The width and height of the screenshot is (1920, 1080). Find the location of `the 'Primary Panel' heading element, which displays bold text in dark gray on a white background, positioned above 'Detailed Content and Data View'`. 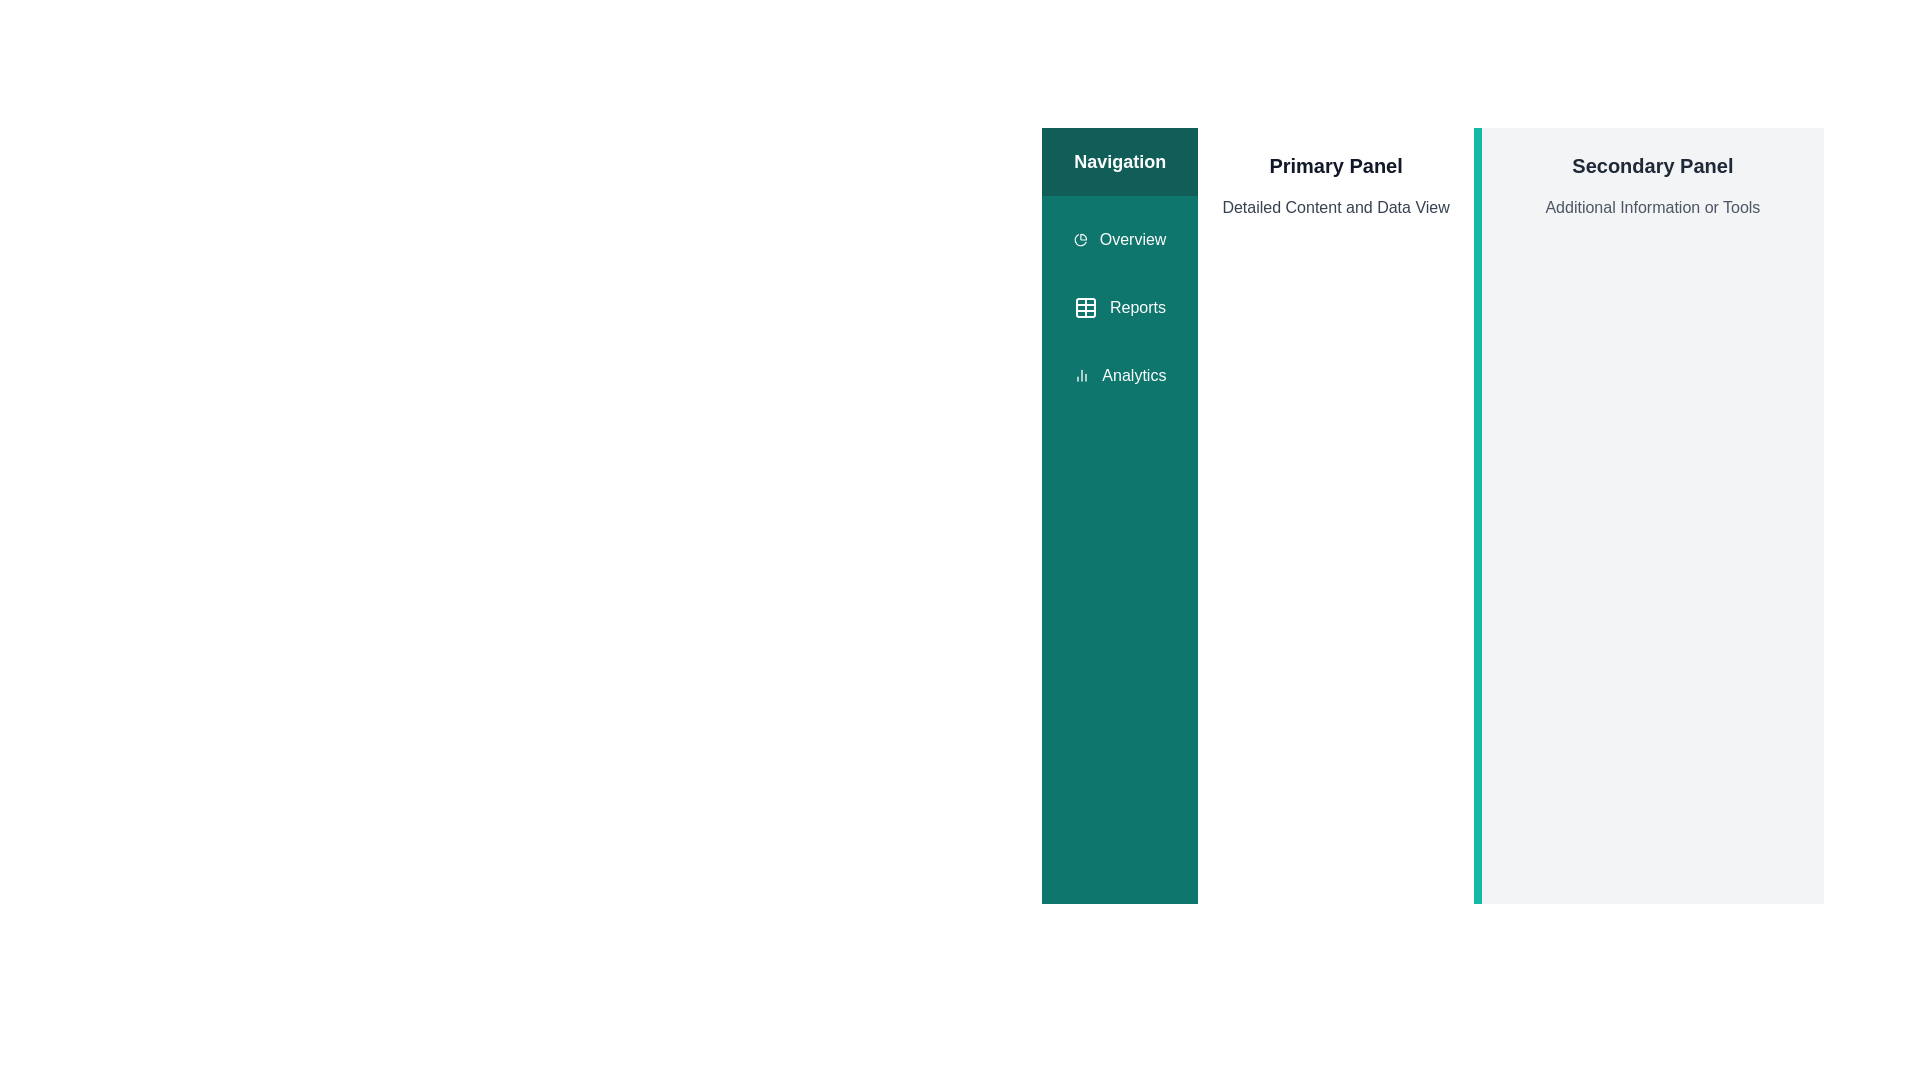

the 'Primary Panel' heading element, which displays bold text in dark gray on a white background, positioned above 'Detailed Content and Data View' is located at coordinates (1336, 164).